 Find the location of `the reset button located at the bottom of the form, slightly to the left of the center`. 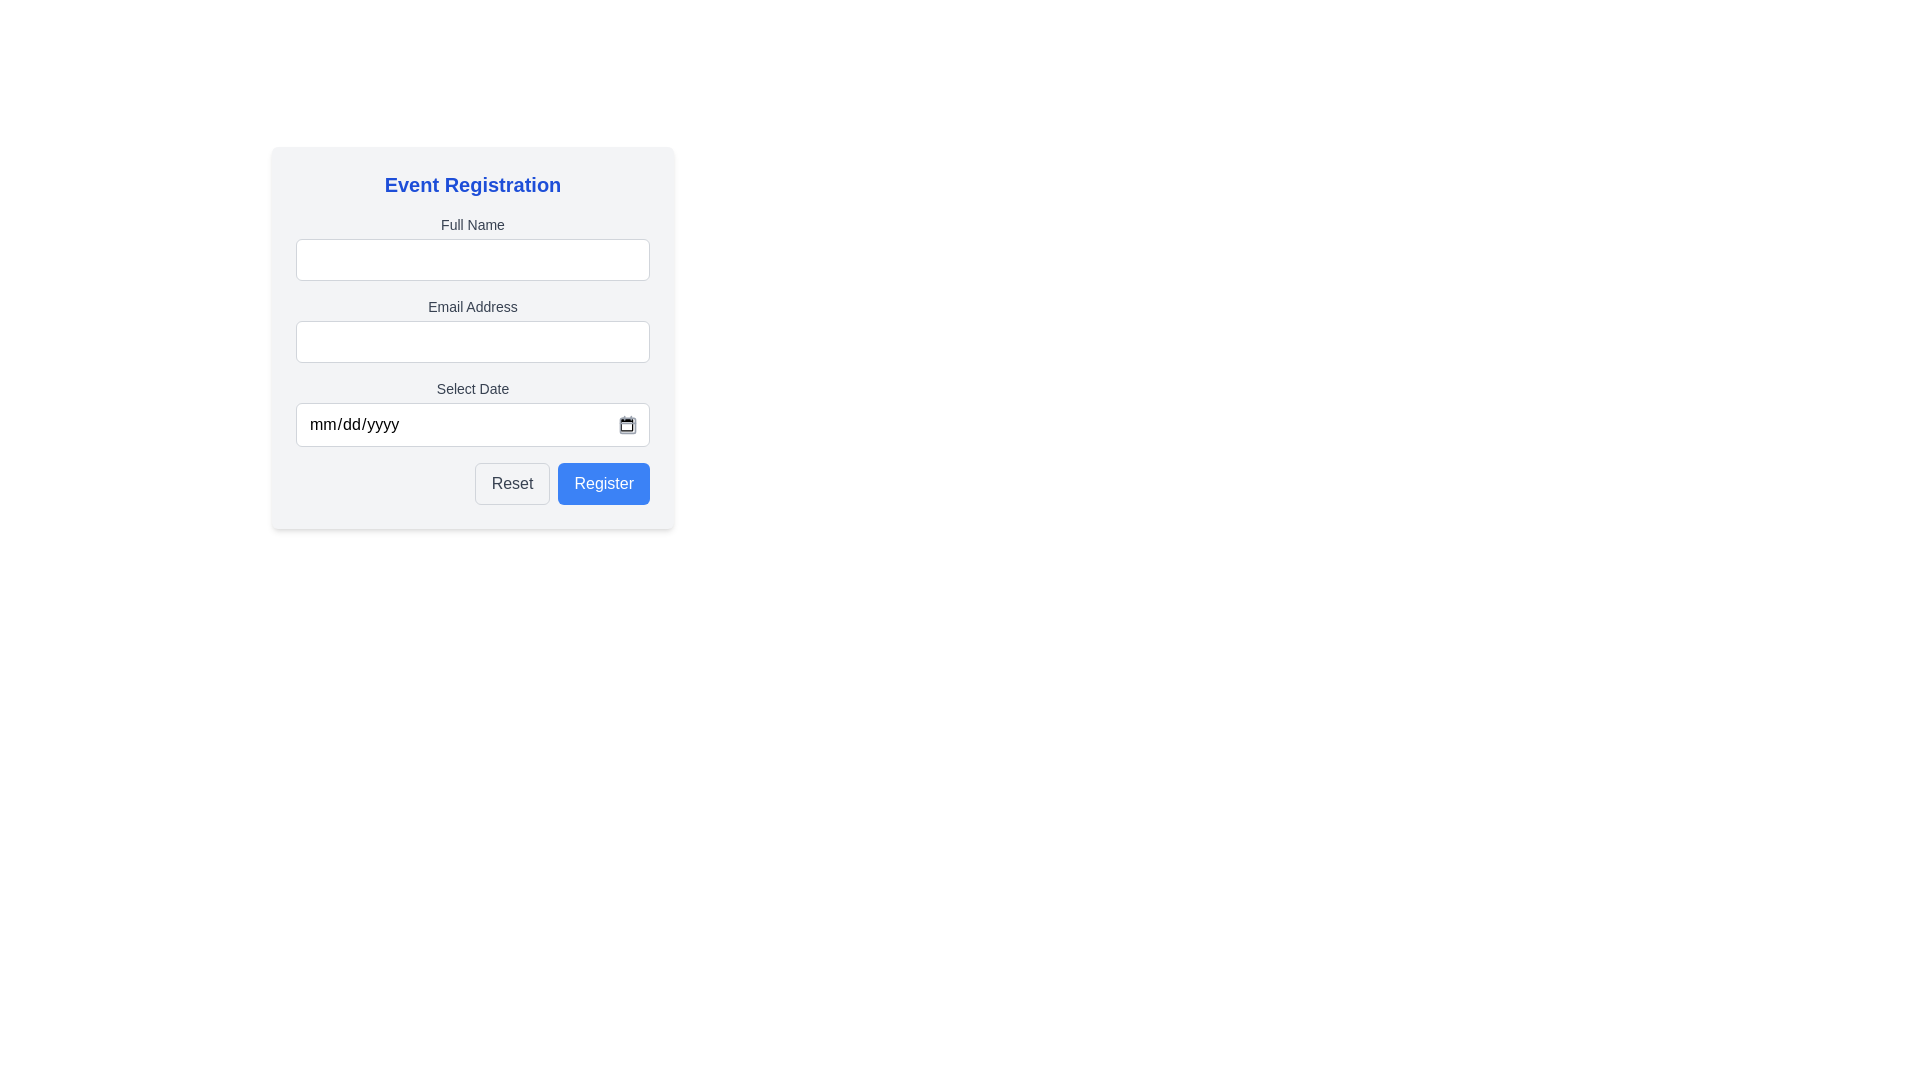

the reset button located at the bottom of the form, slightly to the left of the center is located at coordinates (512, 483).